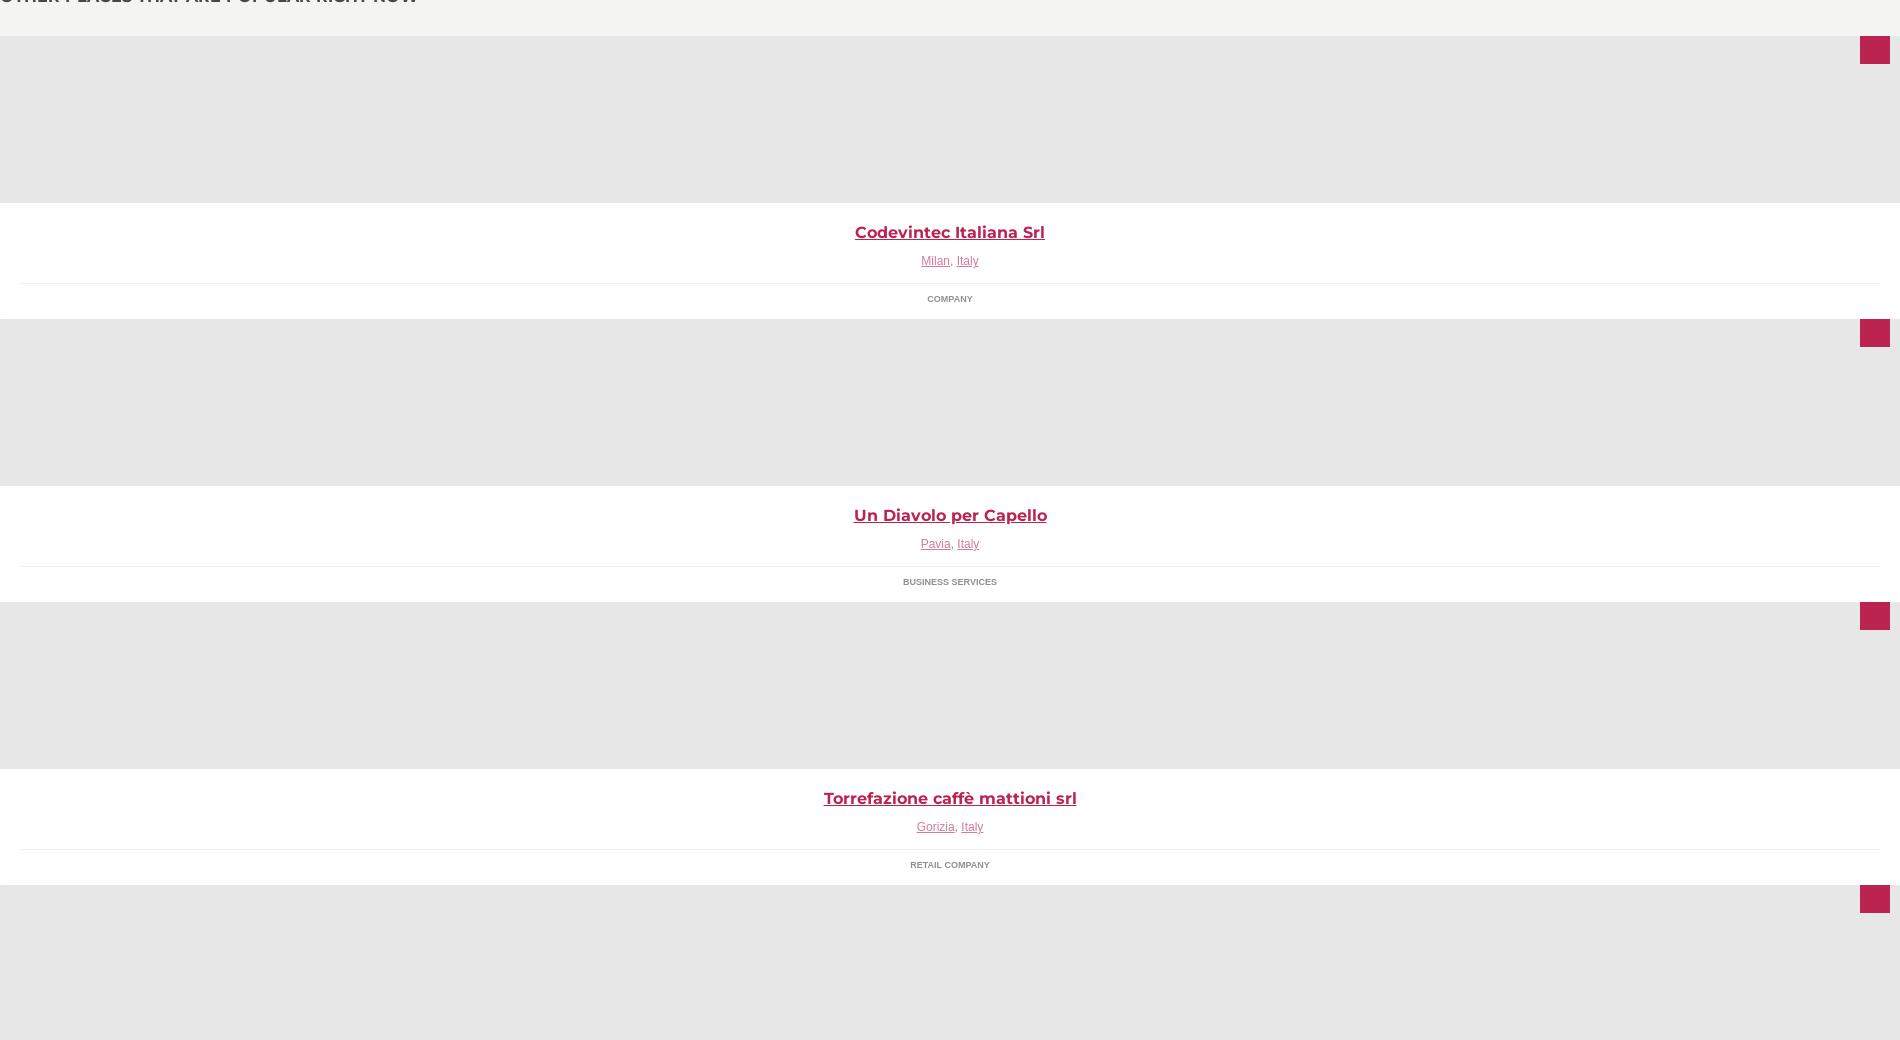 This screenshot has height=1040, width=1900. What do you see at coordinates (948, 298) in the screenshot?
I see `'Company'` at bounding box center [948, 298].